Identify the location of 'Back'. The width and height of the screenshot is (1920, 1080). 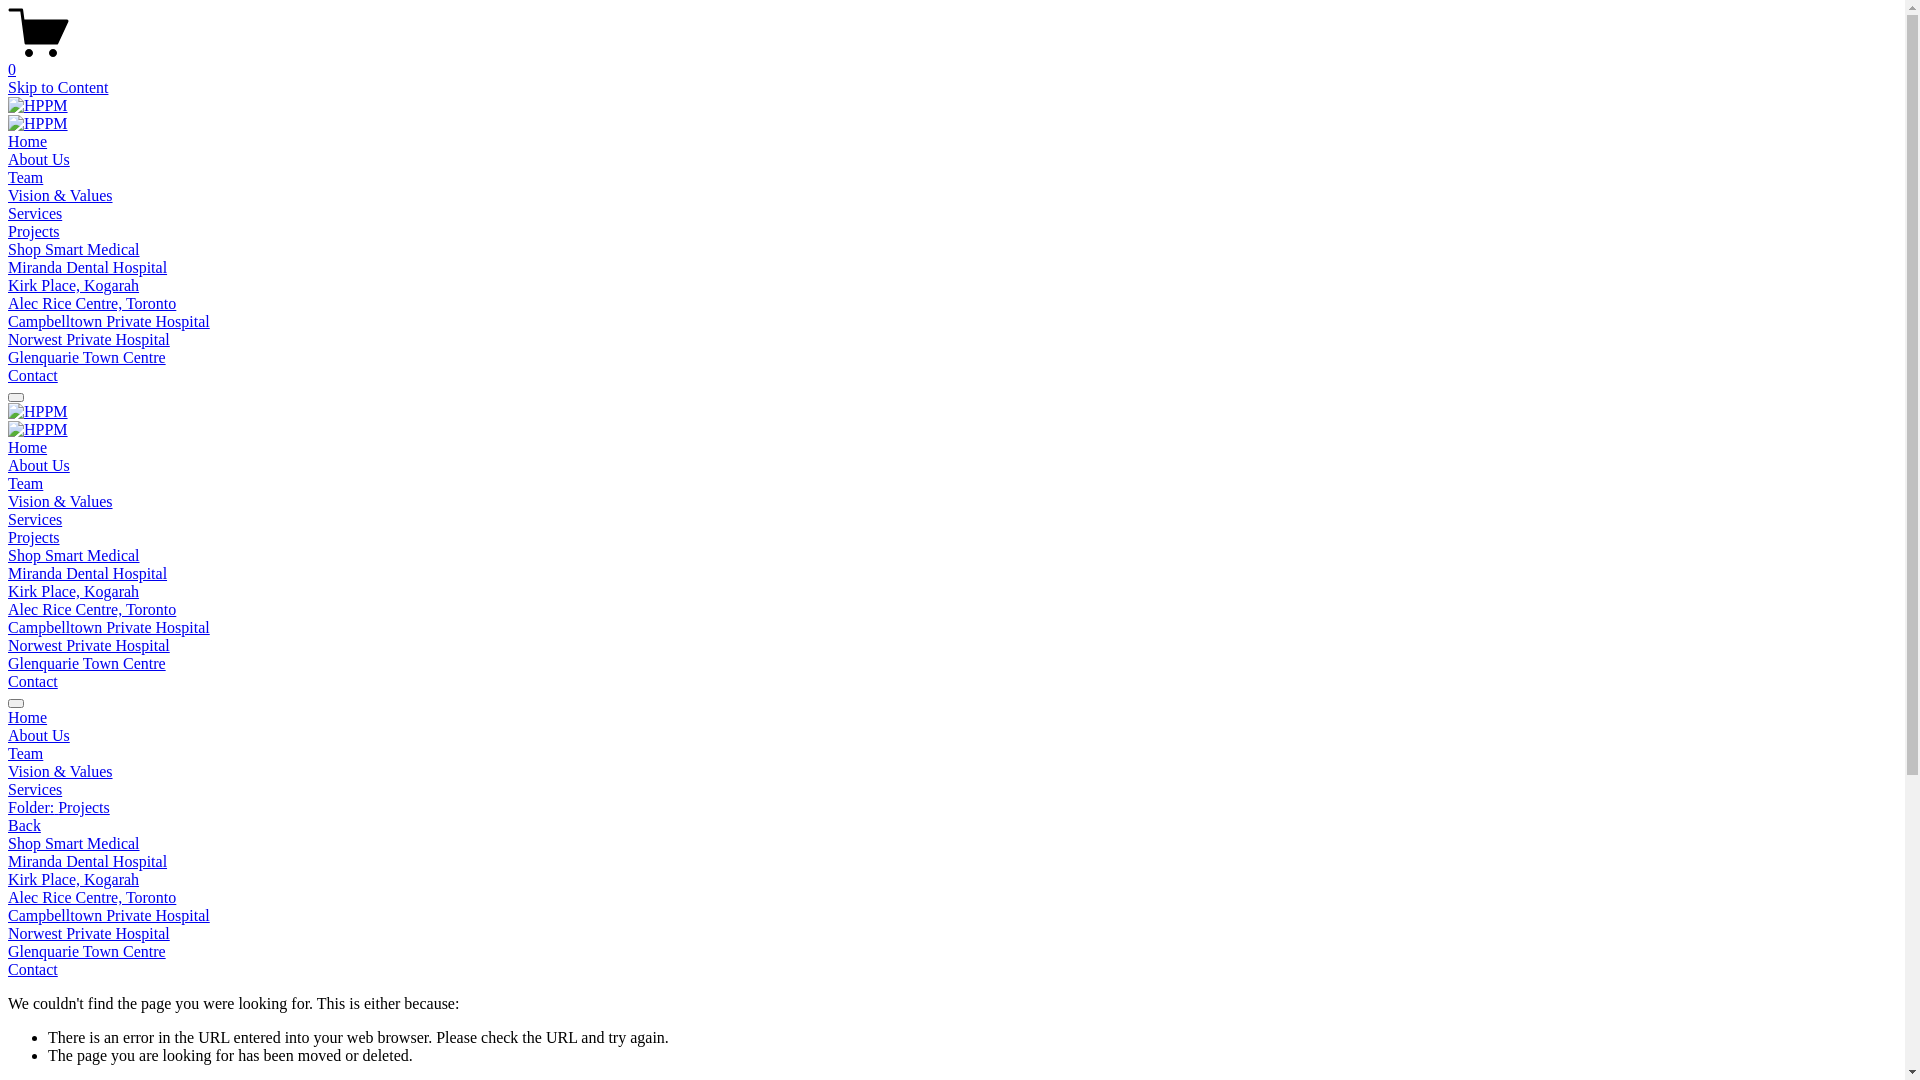
(24, 825).